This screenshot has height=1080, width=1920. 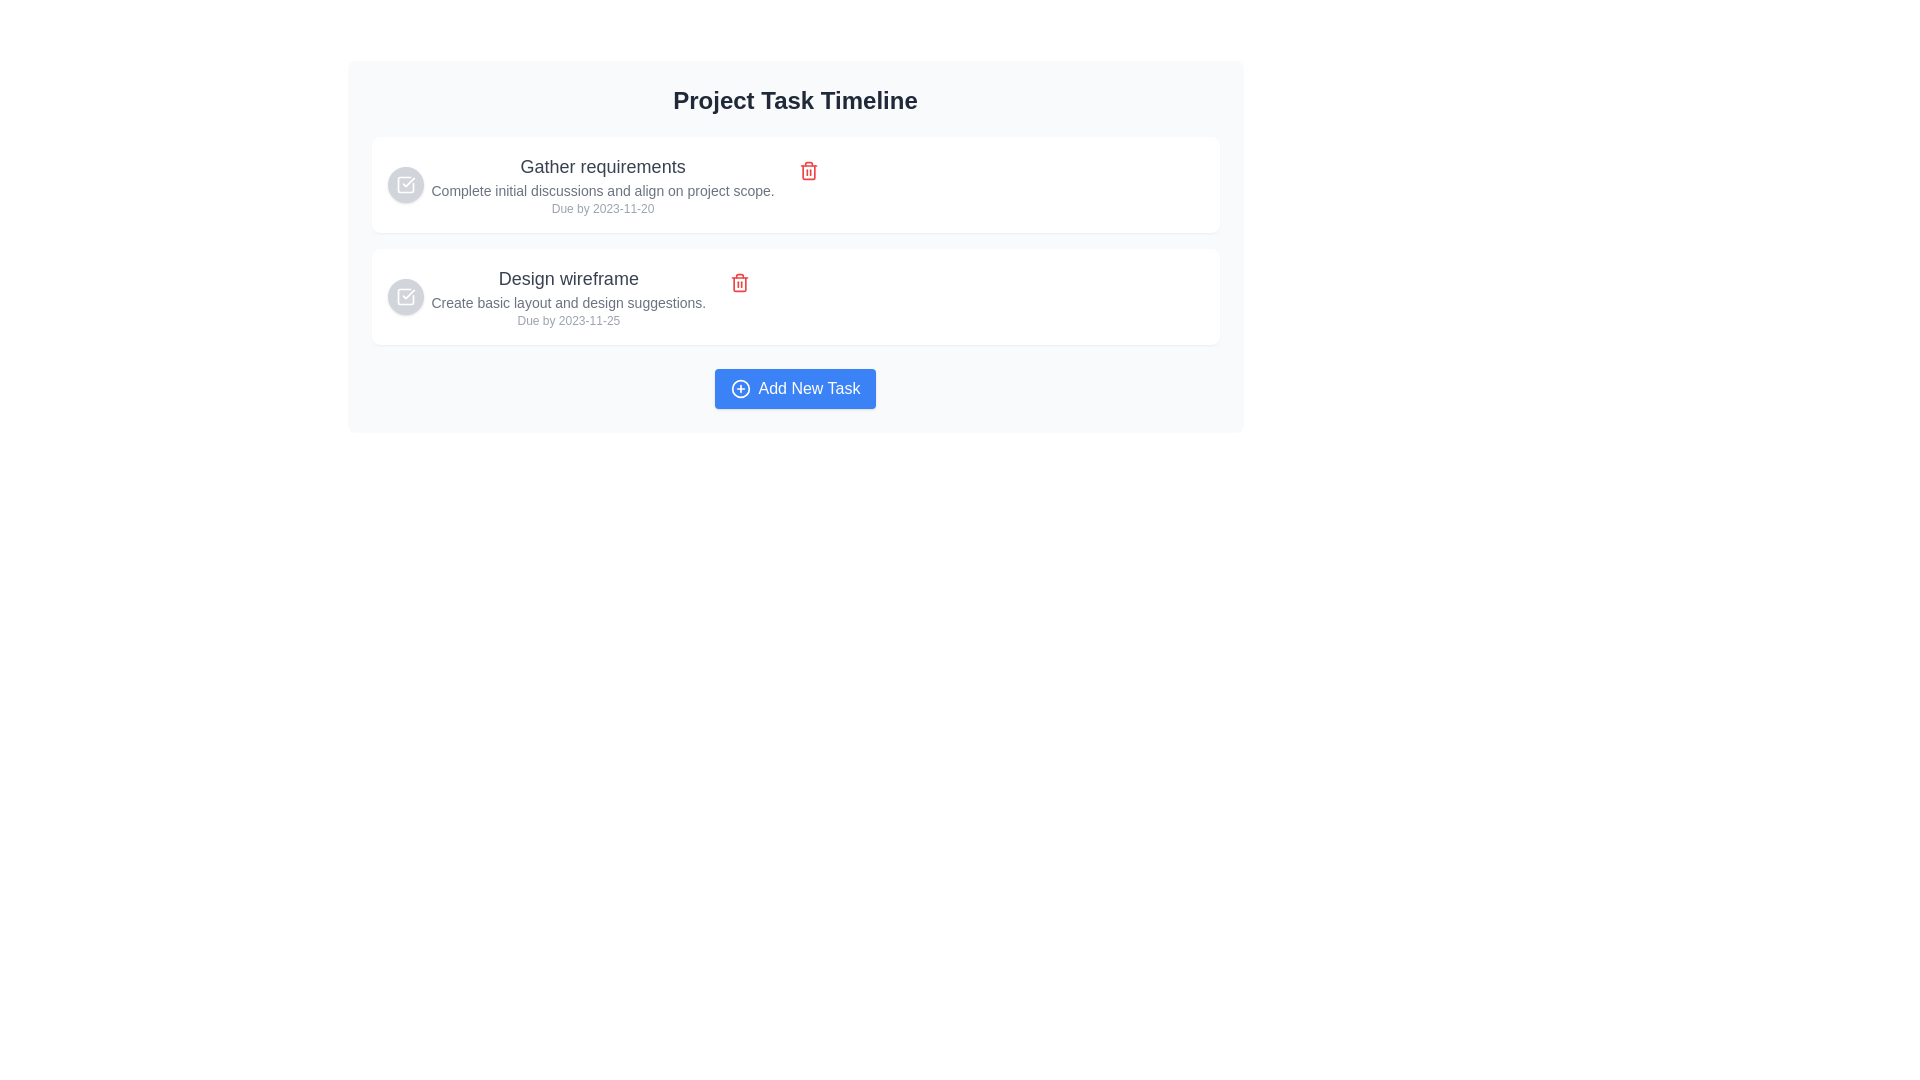 I want to click on the icon background element that is styled as a square outline with rounded corners, located in the upper task block titled 'Gather requirements', so click(x=404, y=185).